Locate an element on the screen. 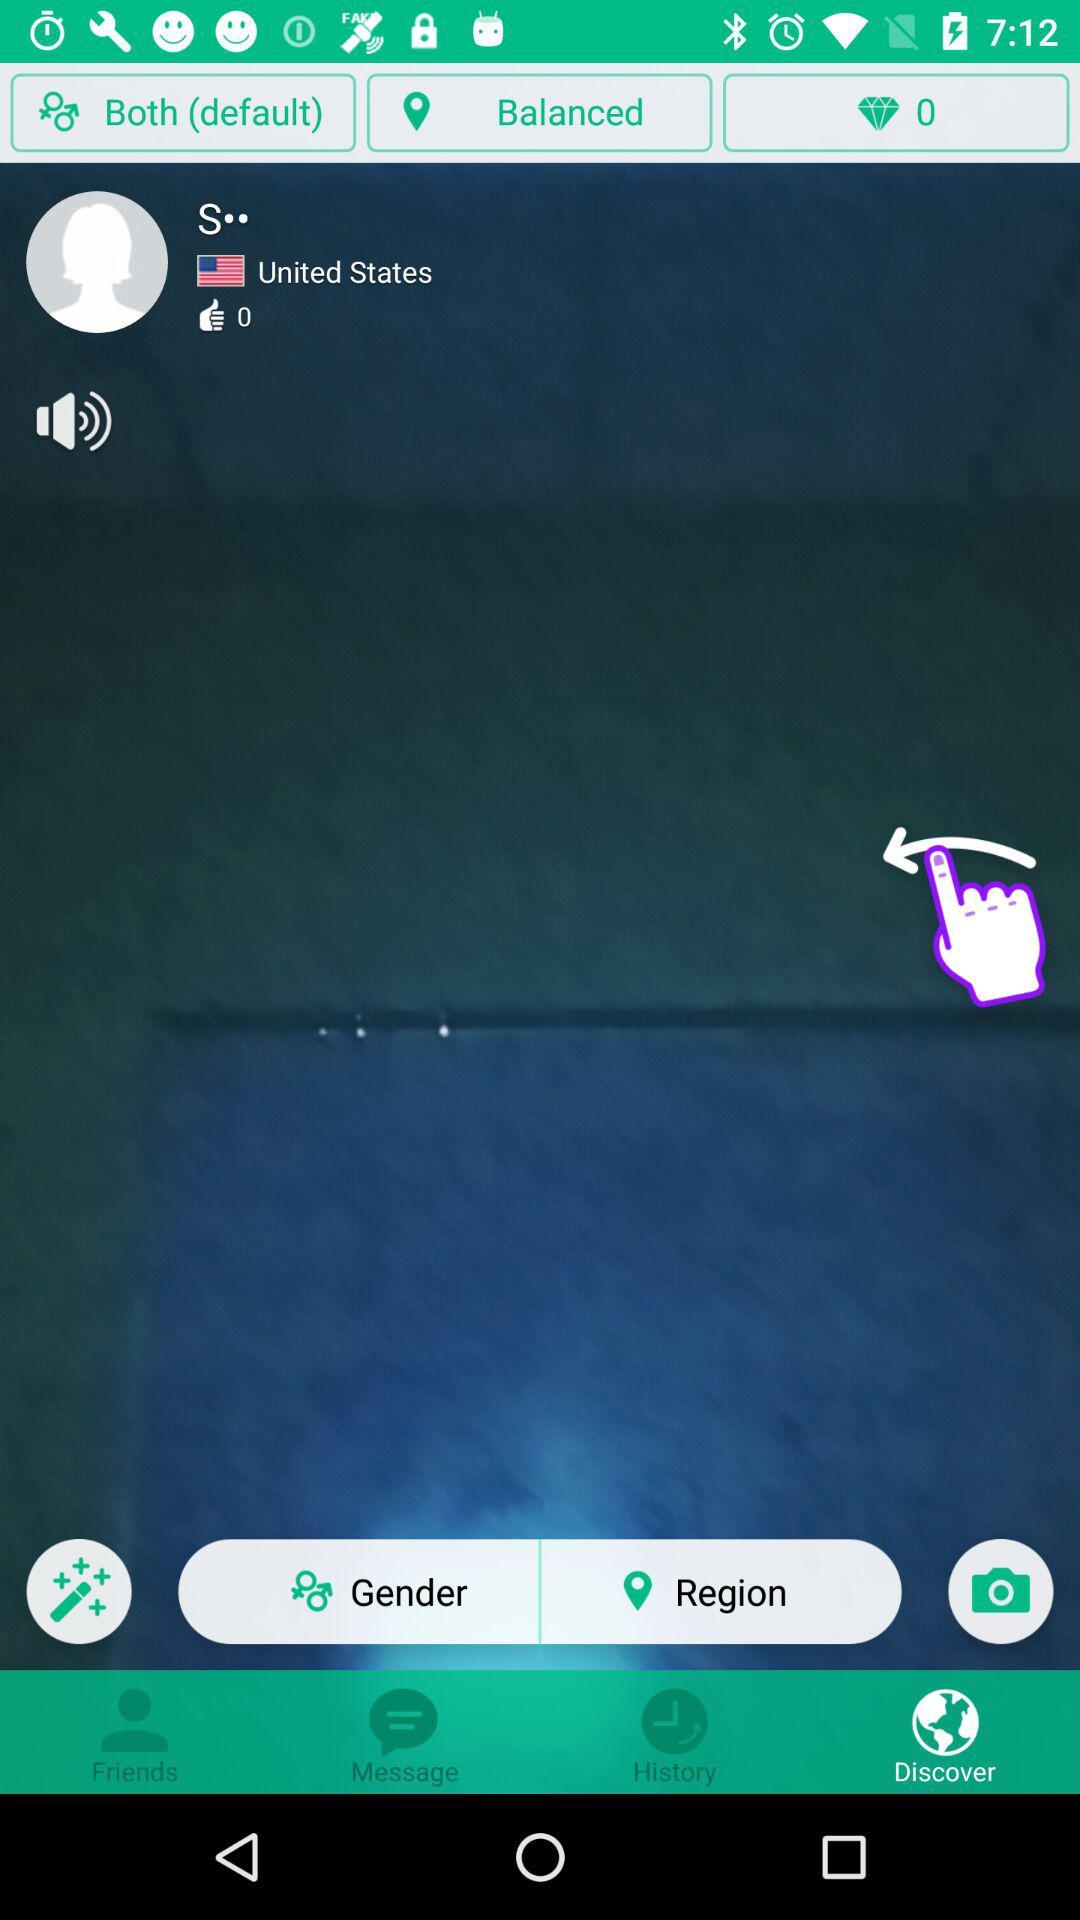  the photo icon is located at coordinates (1000, 1604).